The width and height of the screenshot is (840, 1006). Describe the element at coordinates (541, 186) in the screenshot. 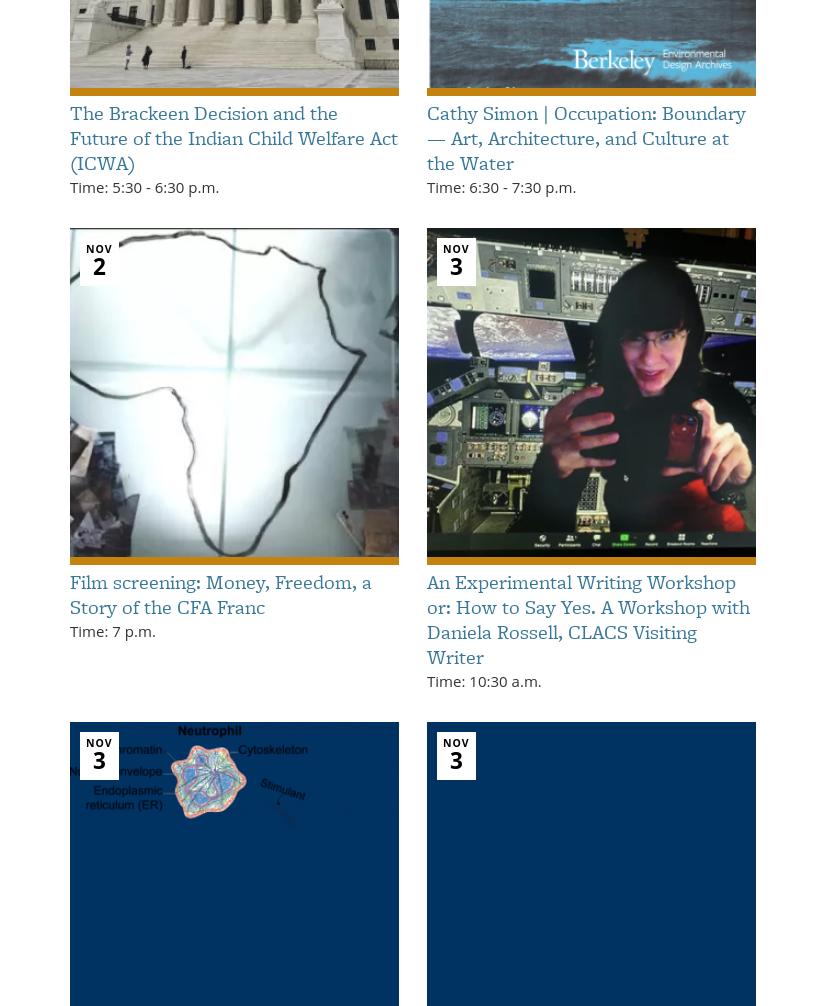

I see `'7:30 p.m.'` at that location.